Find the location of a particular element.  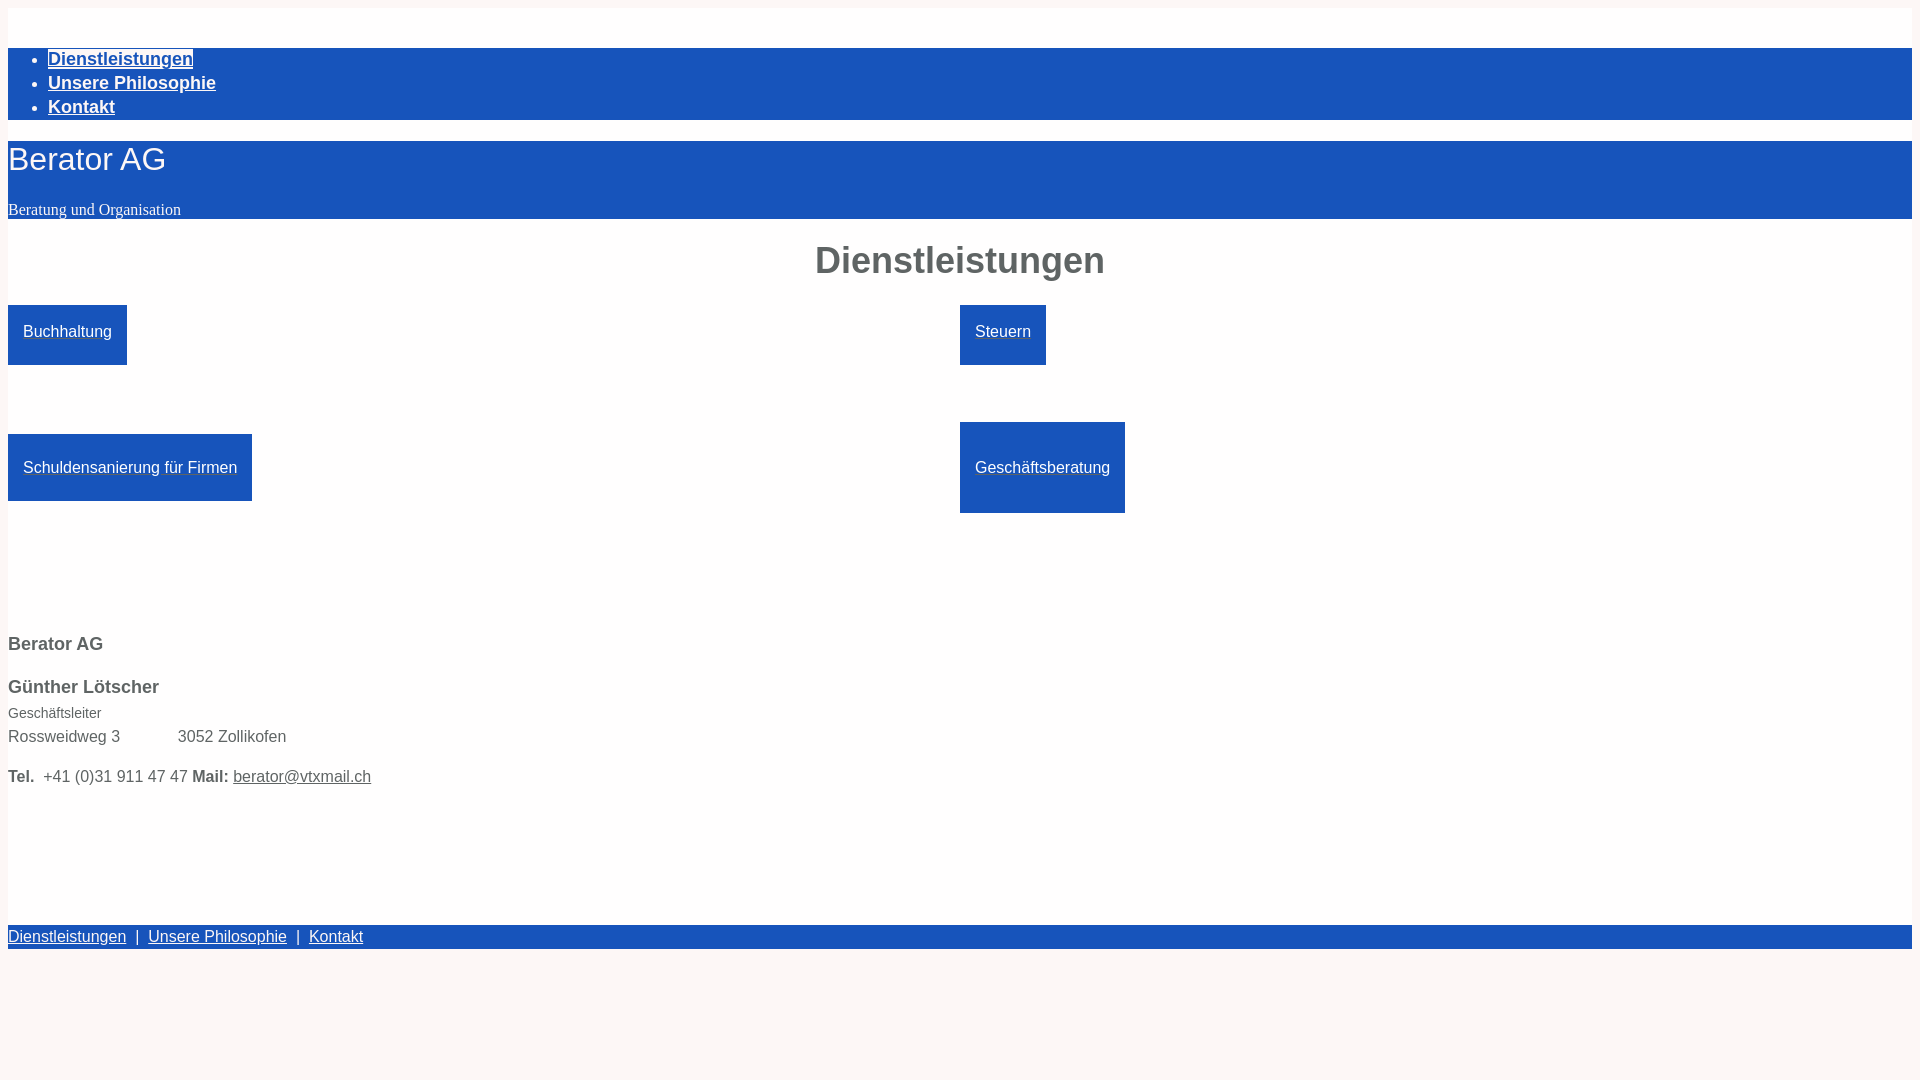

'Dienstleistungen' is located at coordinates (48, 57).